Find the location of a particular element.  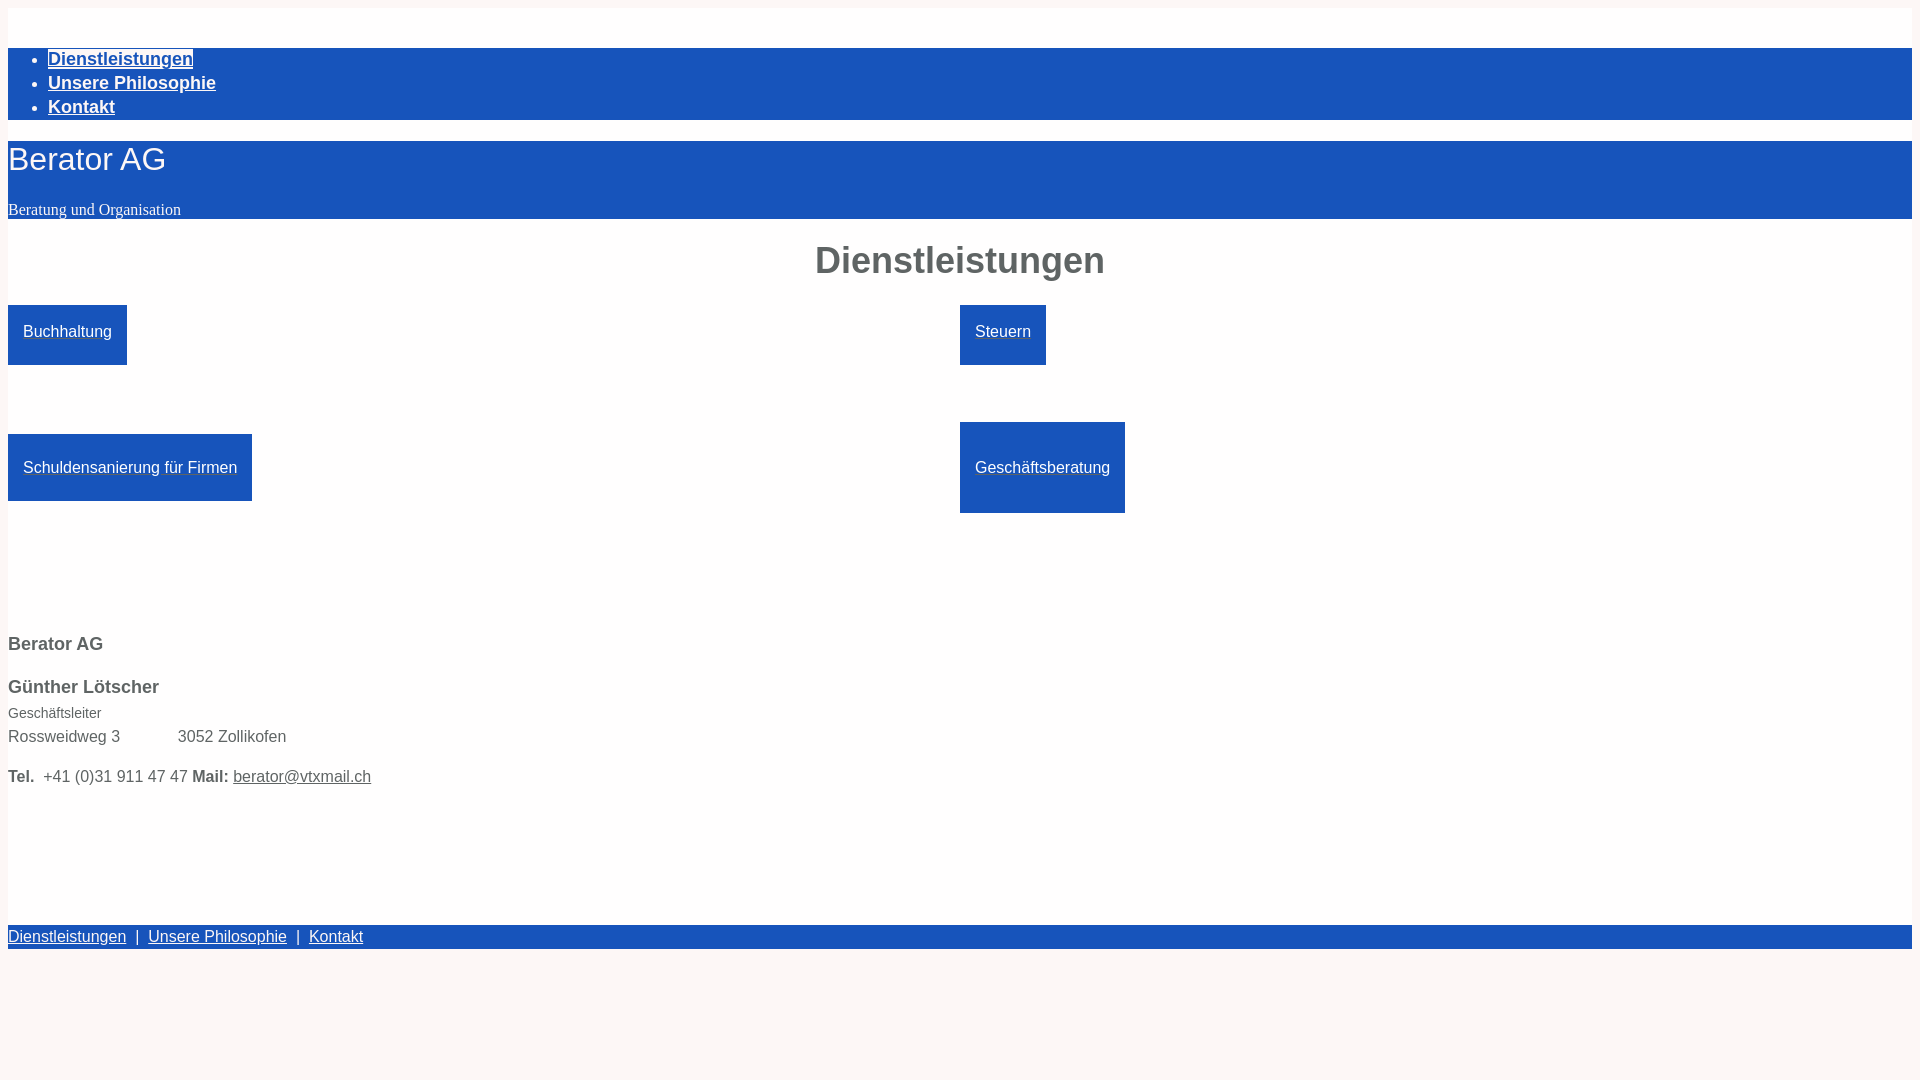

'Dienstleistungen' is located at coordinates (48, 57).